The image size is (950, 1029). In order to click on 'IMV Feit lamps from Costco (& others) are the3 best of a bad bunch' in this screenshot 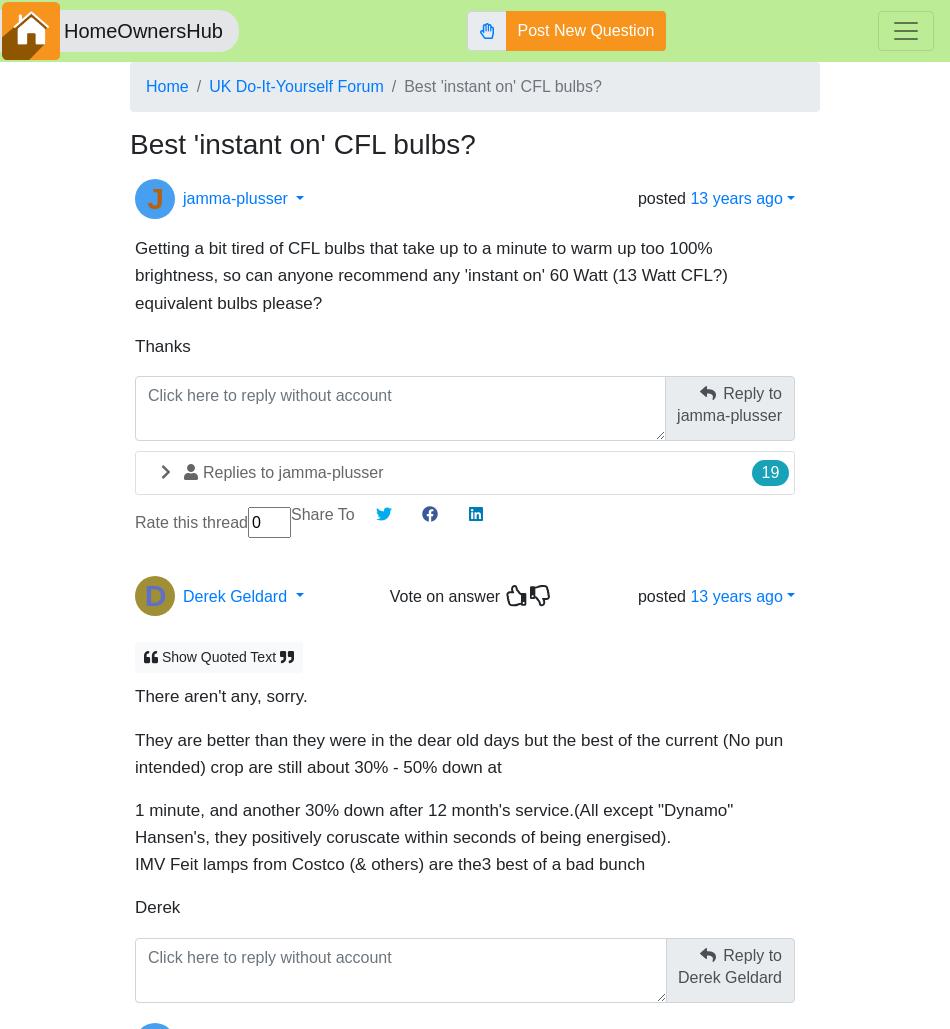, I will do `click(388, 854)`.